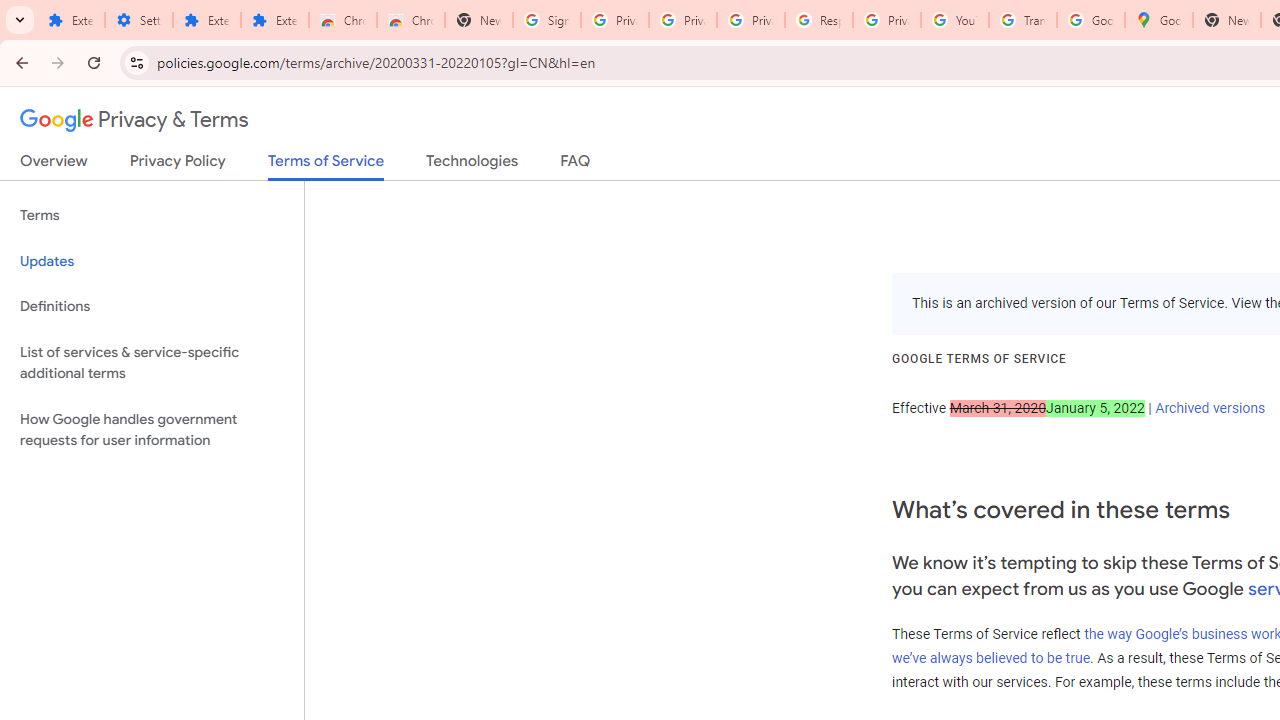 This screenshot has height=720, width=1280. What do you see at coordinates (206, 20) in the screenshot?
I see `'Extensions'` at bounding box center [206, 20].